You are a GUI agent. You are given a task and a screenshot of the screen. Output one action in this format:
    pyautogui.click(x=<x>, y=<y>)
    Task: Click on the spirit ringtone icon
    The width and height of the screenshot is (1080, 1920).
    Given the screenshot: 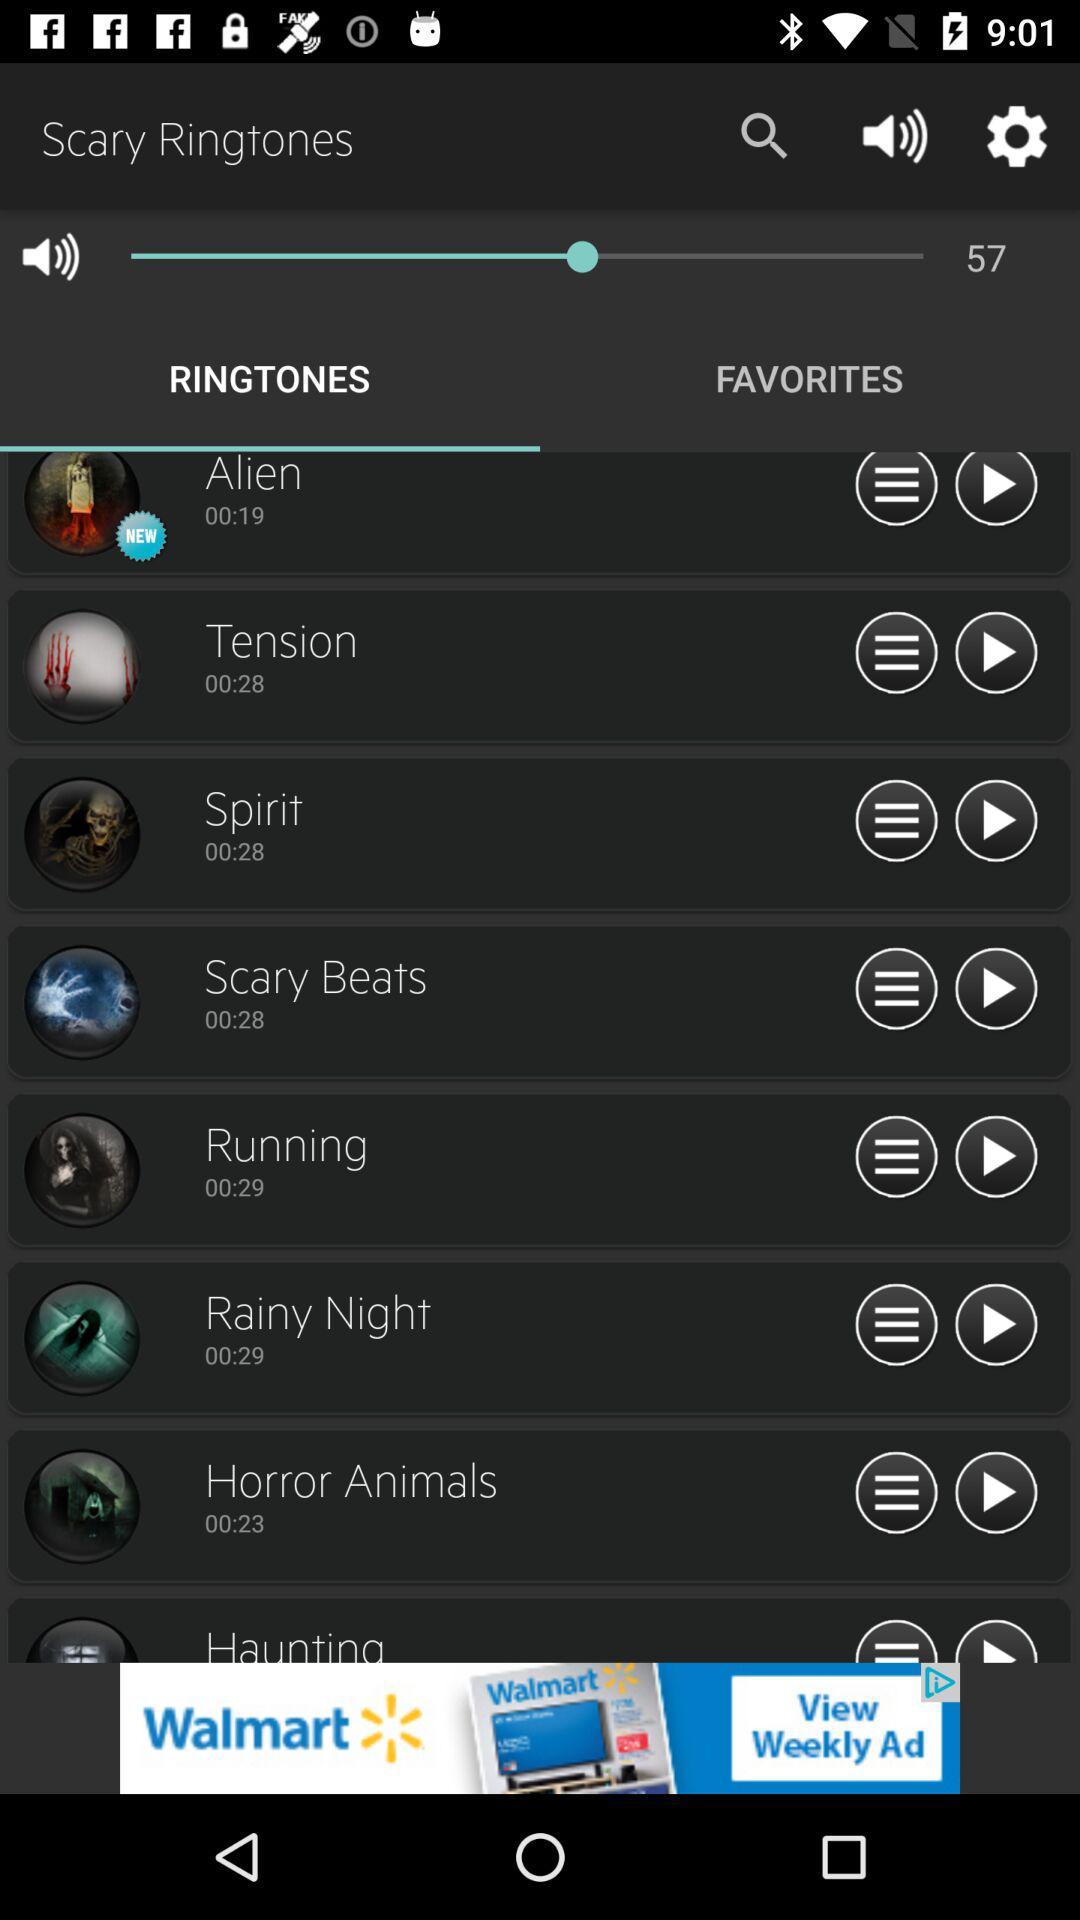 What is the action you would take?
    pyautogui.click(x=995, y=821)
    